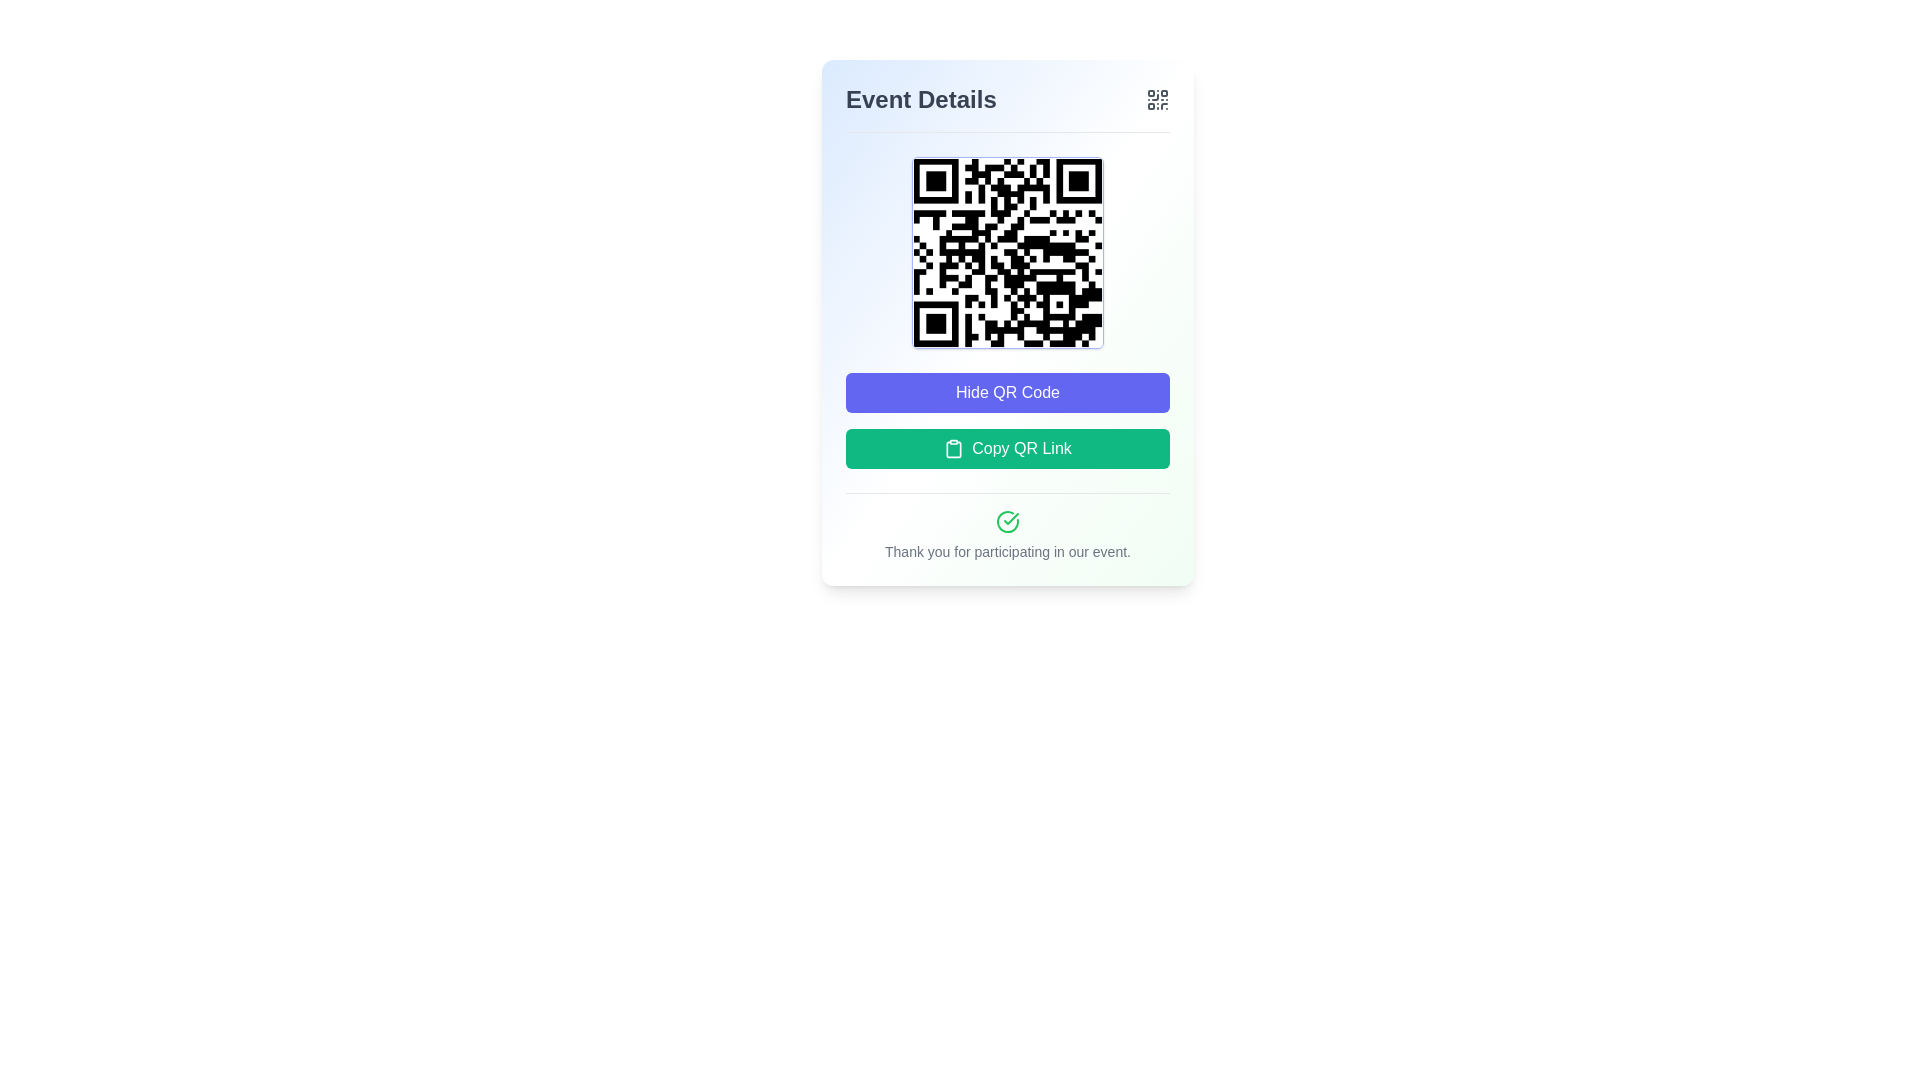 The width and height of the screenshot is (1920, 1080). I want to click on the button located in the center section of the interface, directly below the QR code, so click(1008, 393).